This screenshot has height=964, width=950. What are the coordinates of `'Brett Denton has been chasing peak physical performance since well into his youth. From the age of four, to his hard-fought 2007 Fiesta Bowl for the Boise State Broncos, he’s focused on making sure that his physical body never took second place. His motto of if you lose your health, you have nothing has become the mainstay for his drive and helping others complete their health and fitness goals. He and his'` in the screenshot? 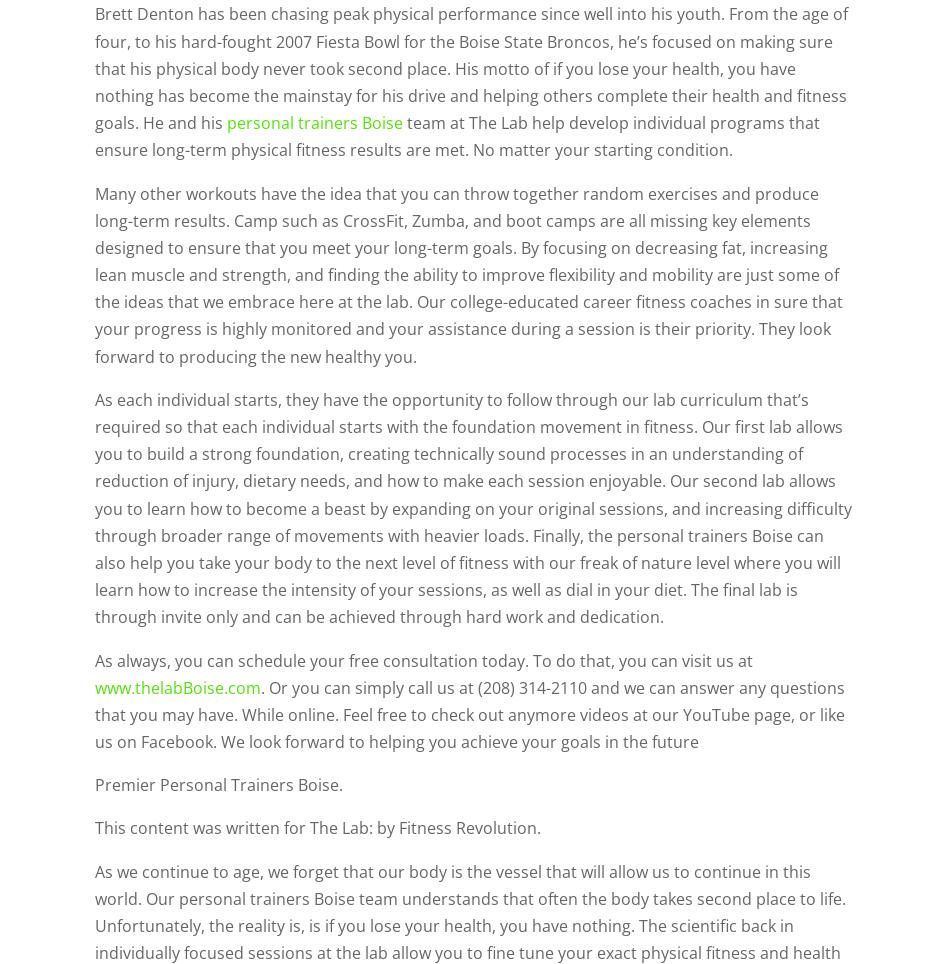 It's located at (95, 68).